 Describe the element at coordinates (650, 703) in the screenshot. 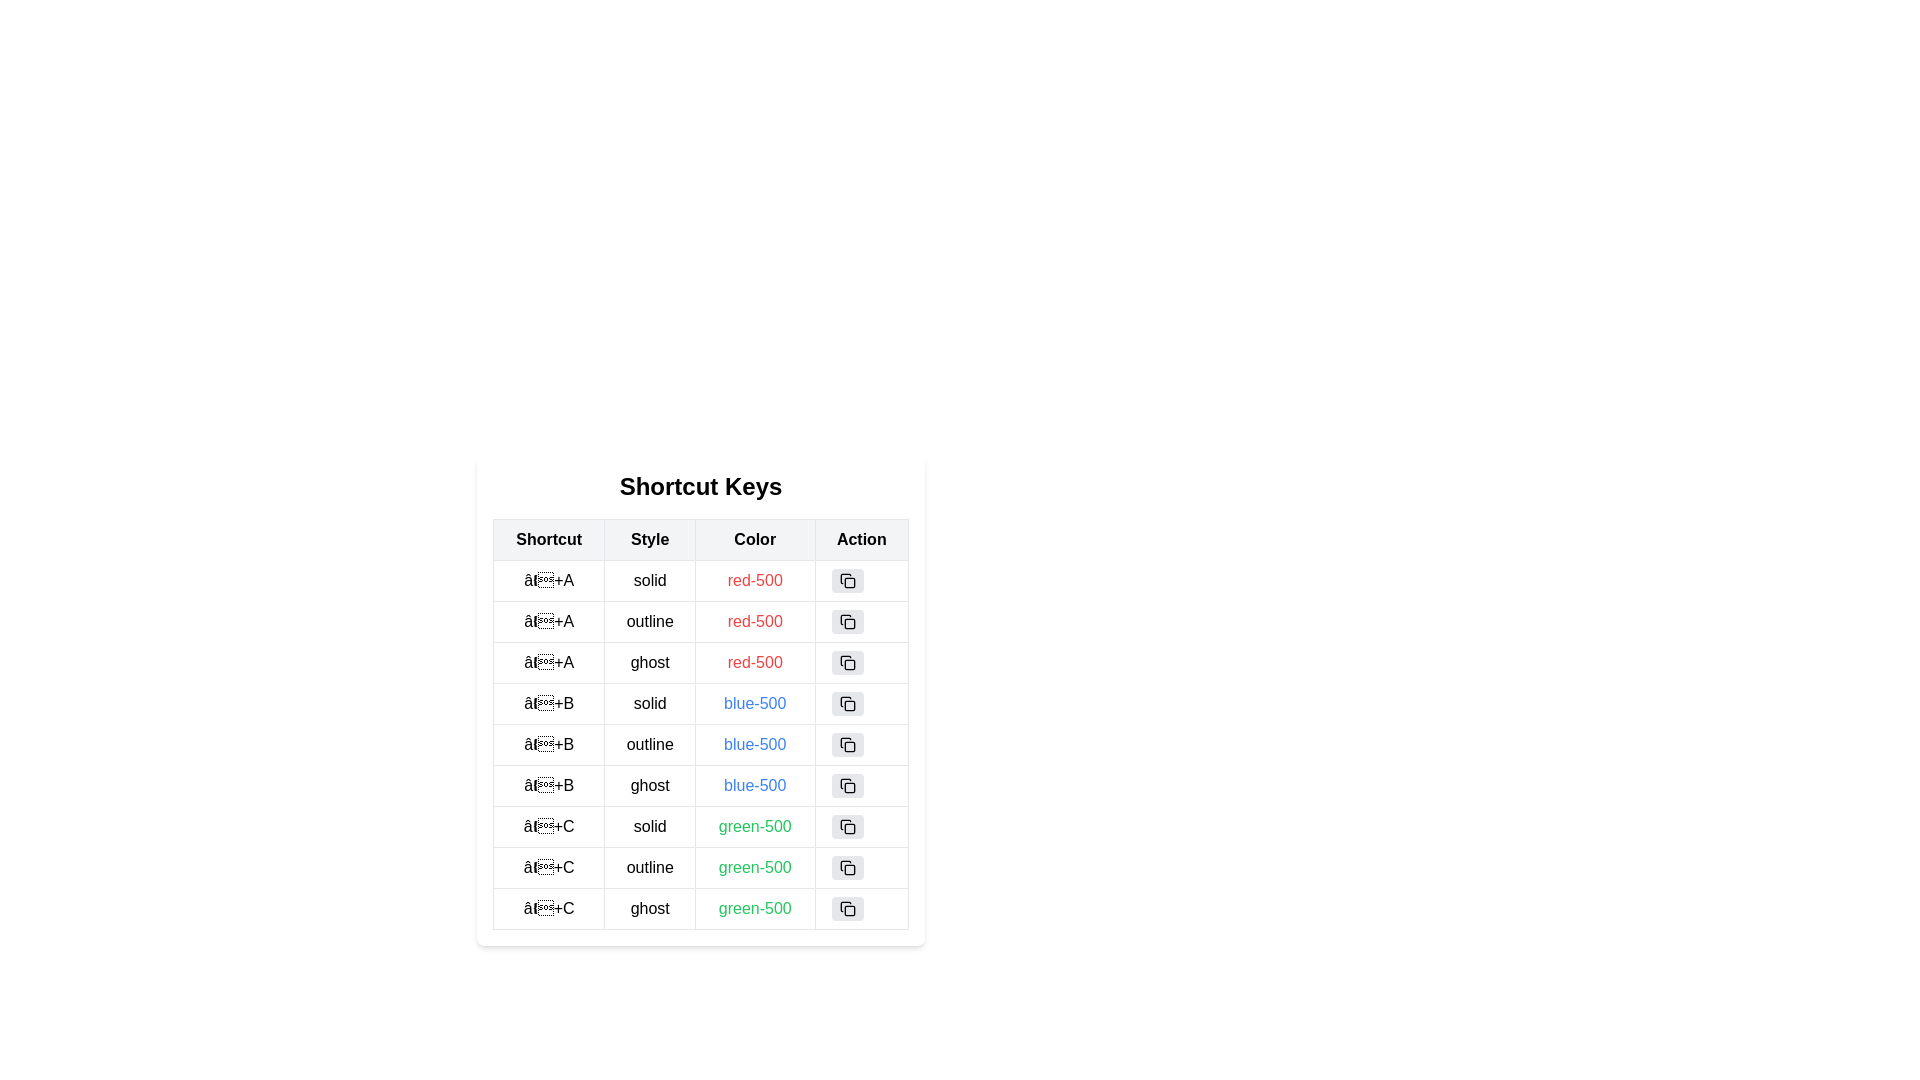

I see `the Text label representing the styling type associated with the shortcut key '⌘+B', located in the second row of blue entries under the 'Style' column` at that location.